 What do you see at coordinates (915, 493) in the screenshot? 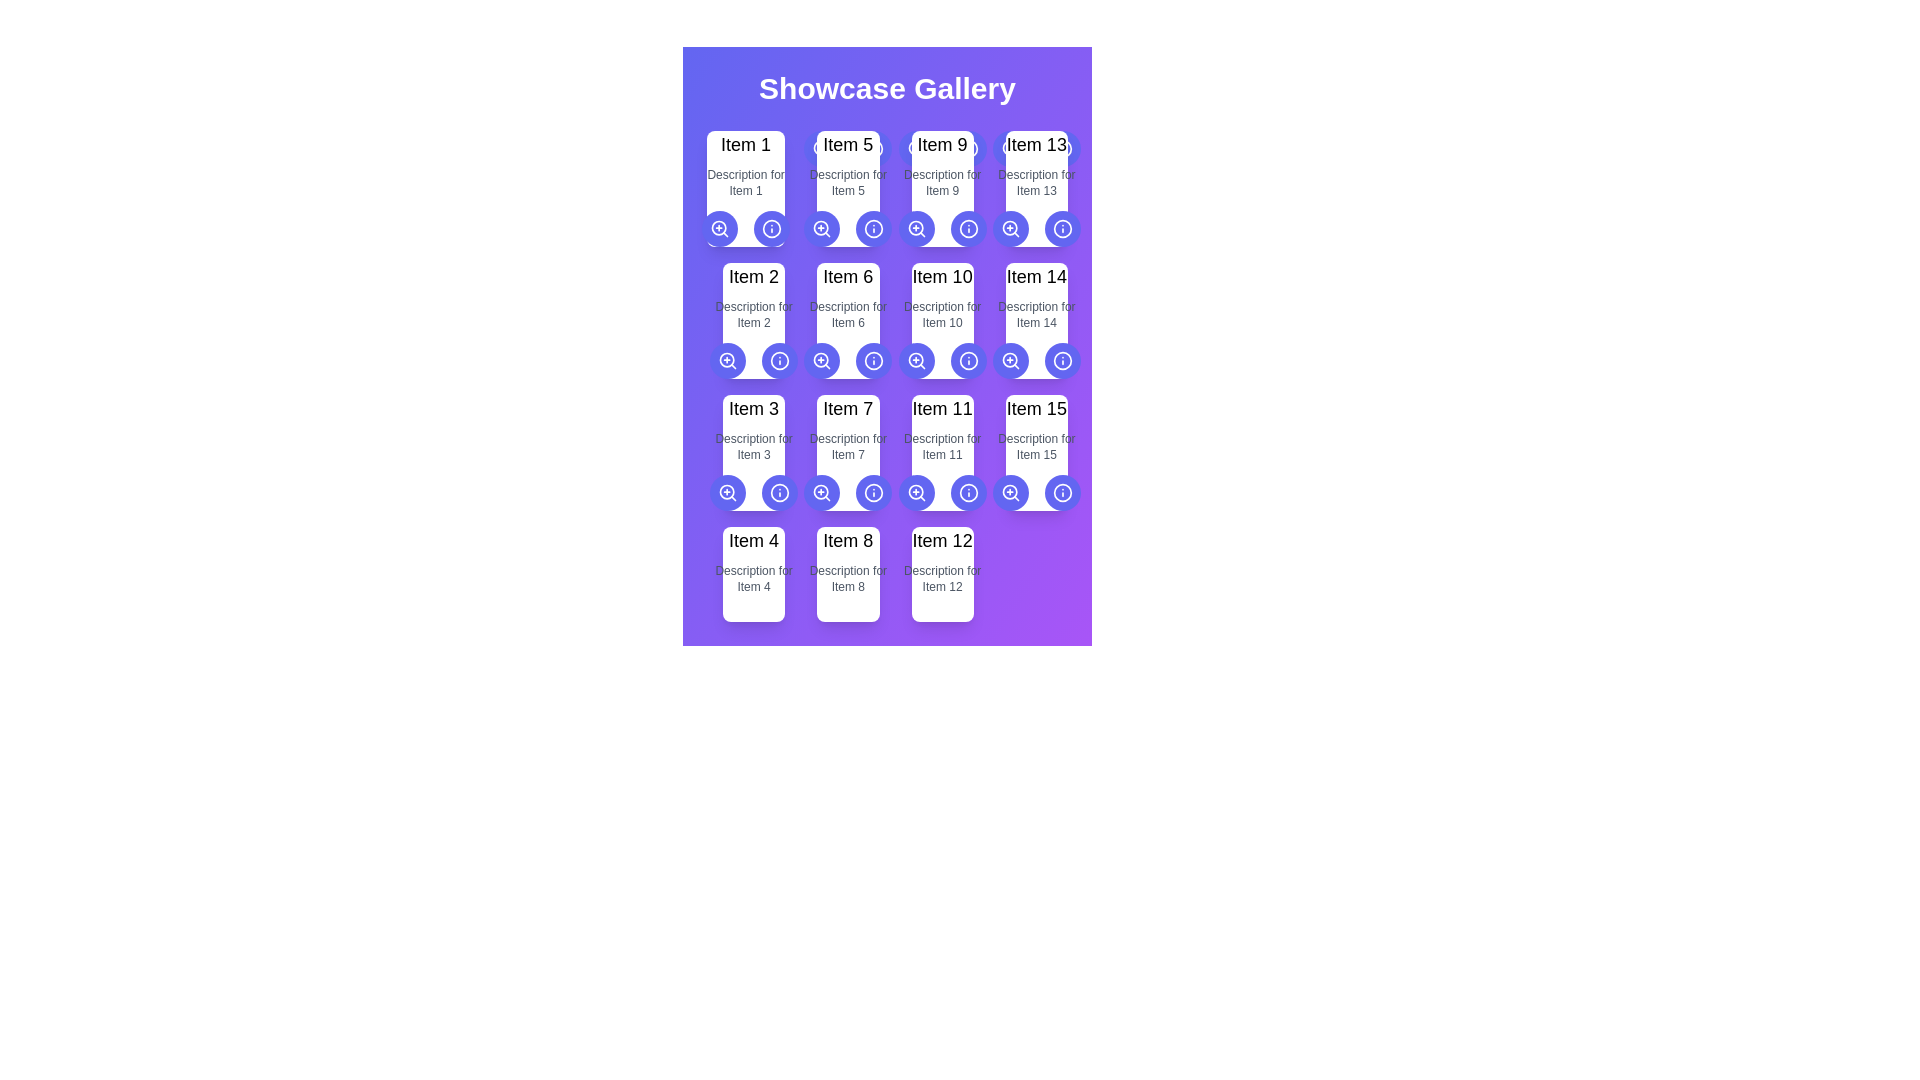
I see `the magnifying glass icon with a '+' symbol inside it, which is the leftmost button below the grid item labeled 'Item 11' in the showcase gallery` at bounding box center [915, 493].